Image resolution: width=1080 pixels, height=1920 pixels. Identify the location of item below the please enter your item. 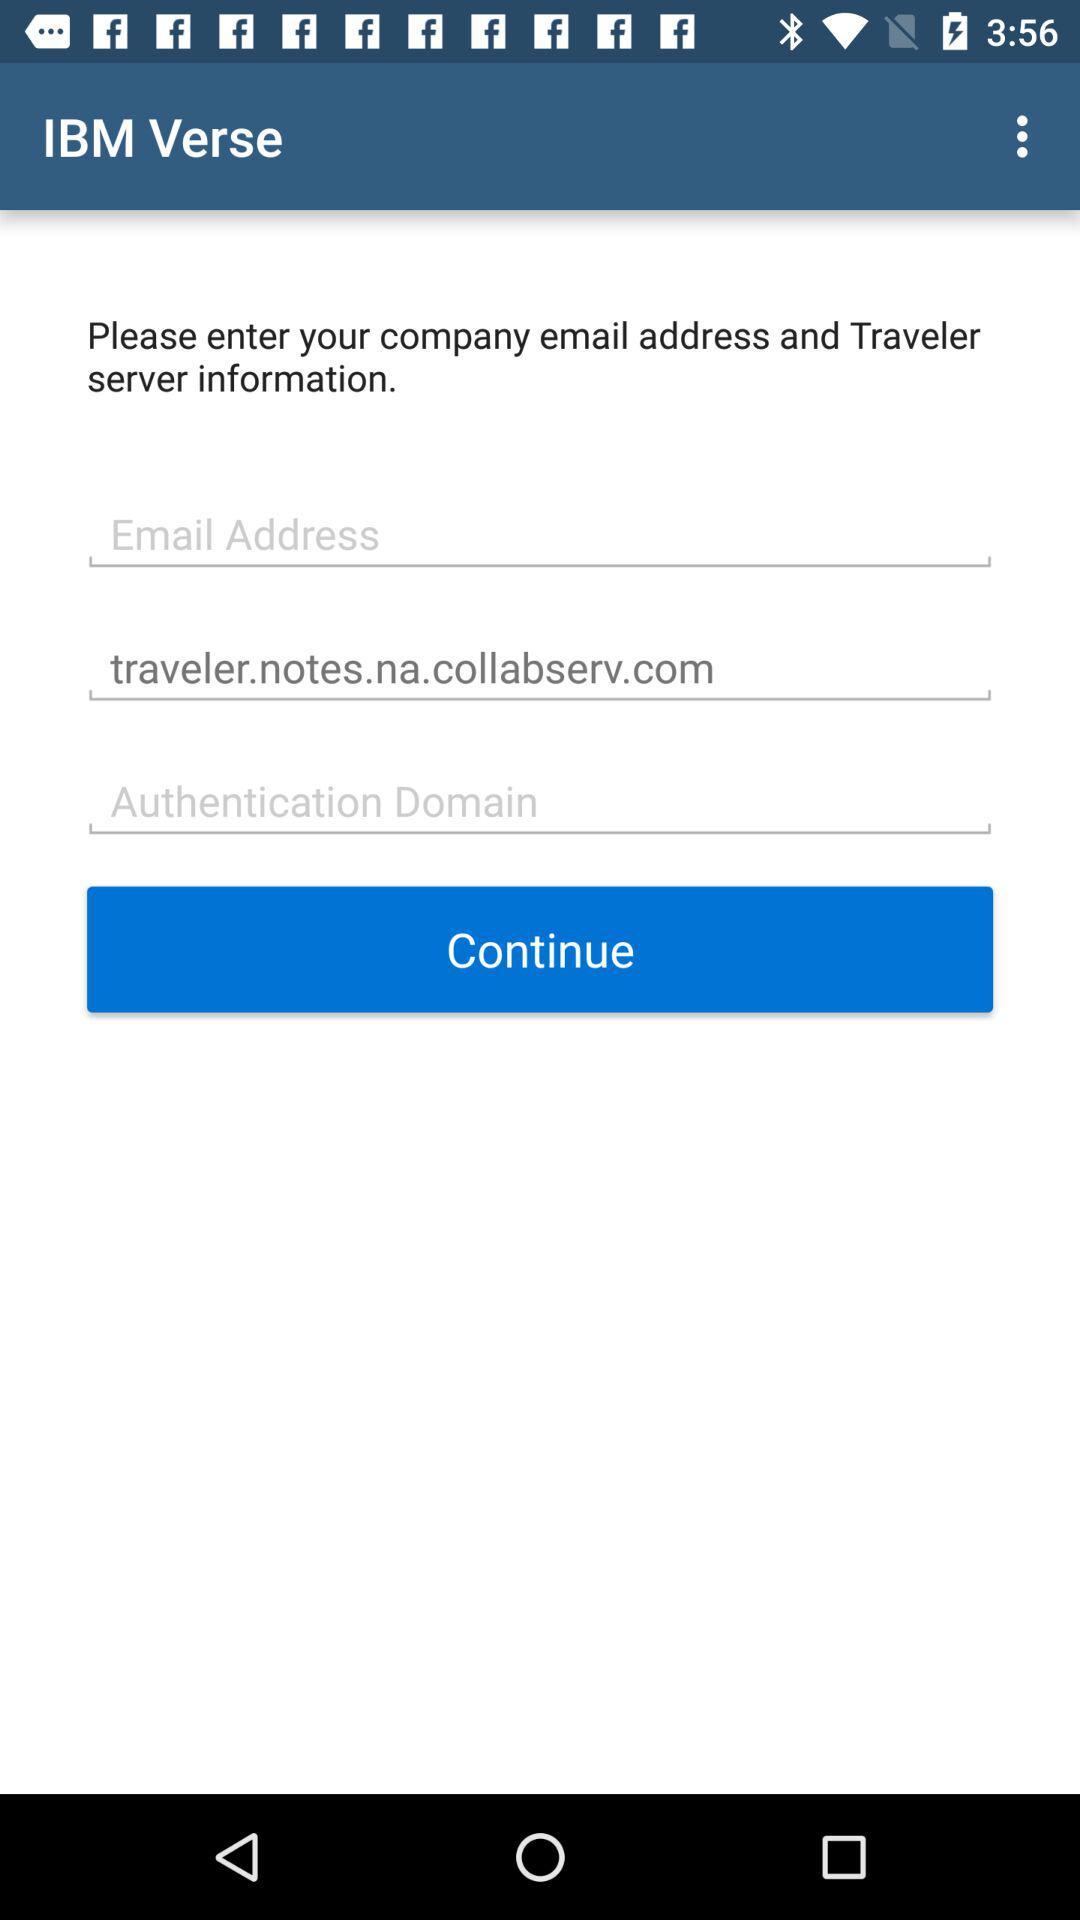
(540, 531).